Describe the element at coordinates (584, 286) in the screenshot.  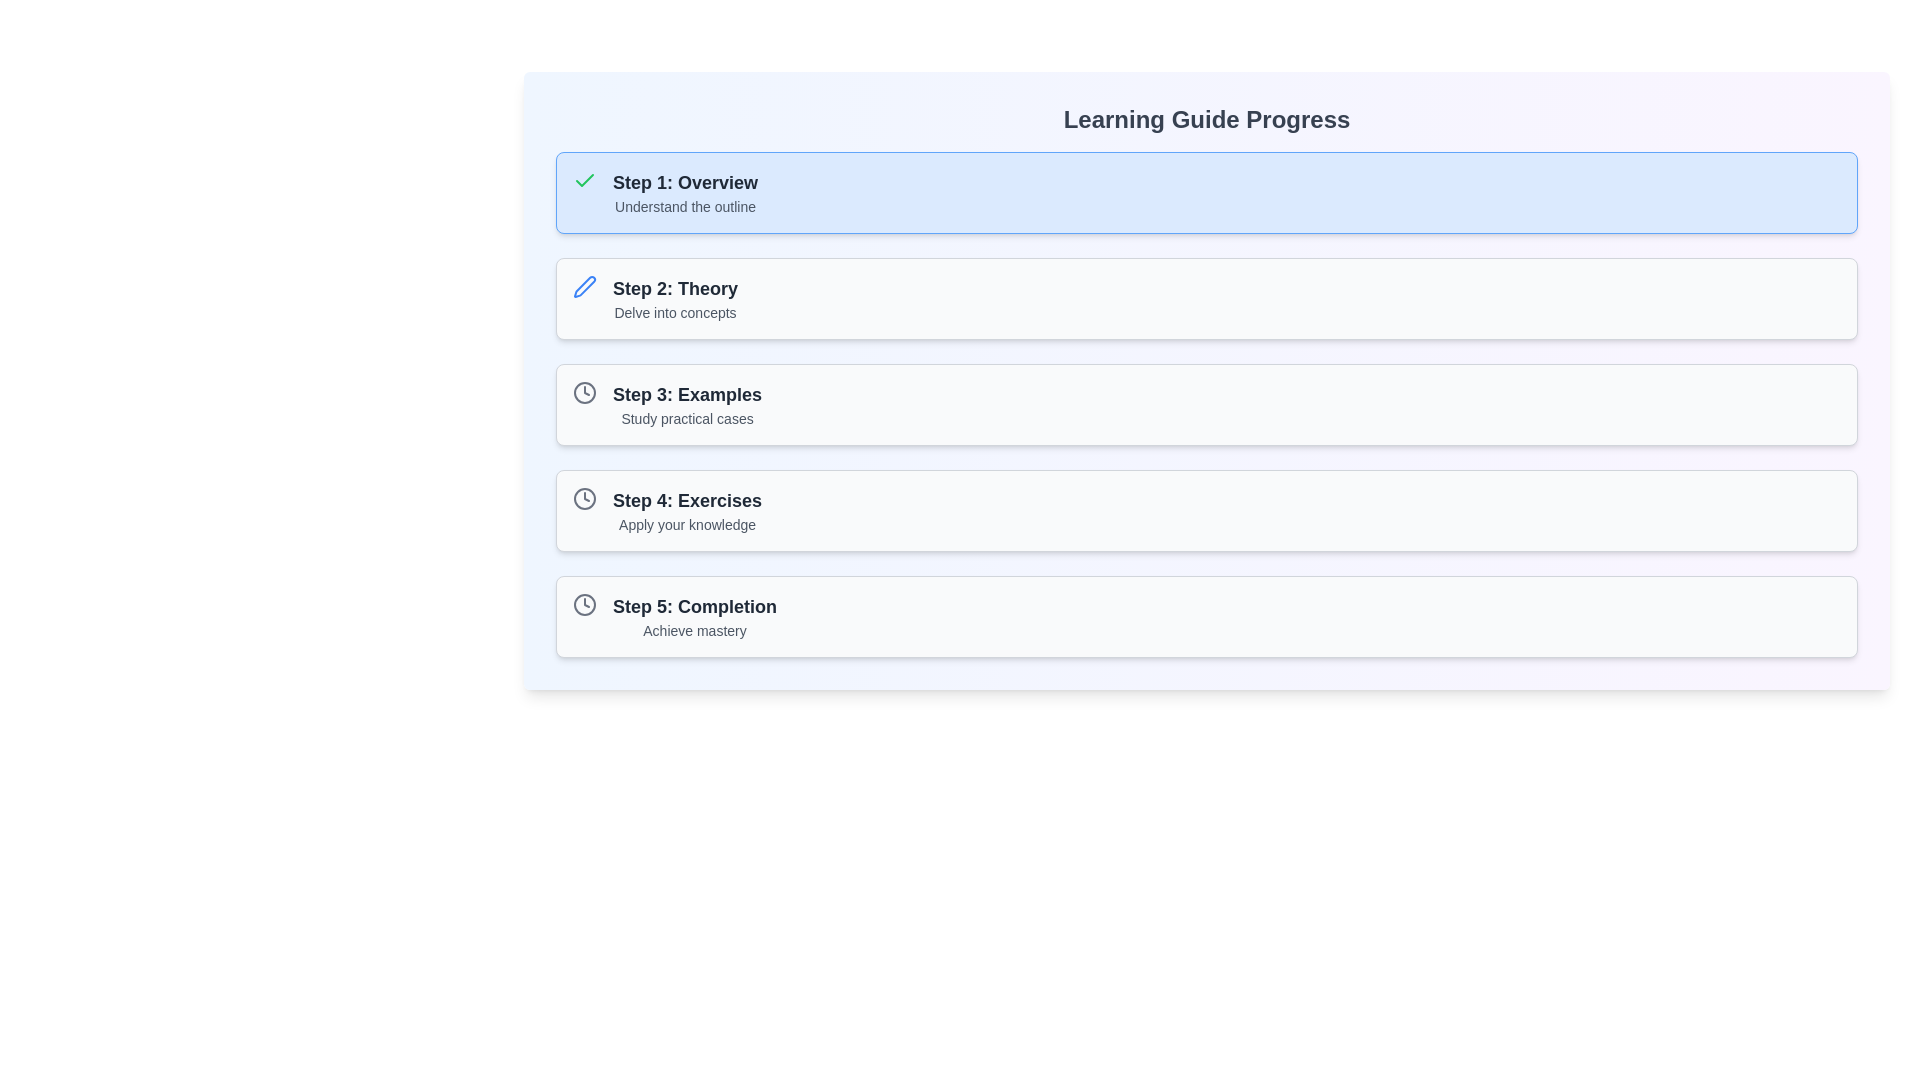
I see `the pen icon located in the 'Step 2: Theory' section` at that location.